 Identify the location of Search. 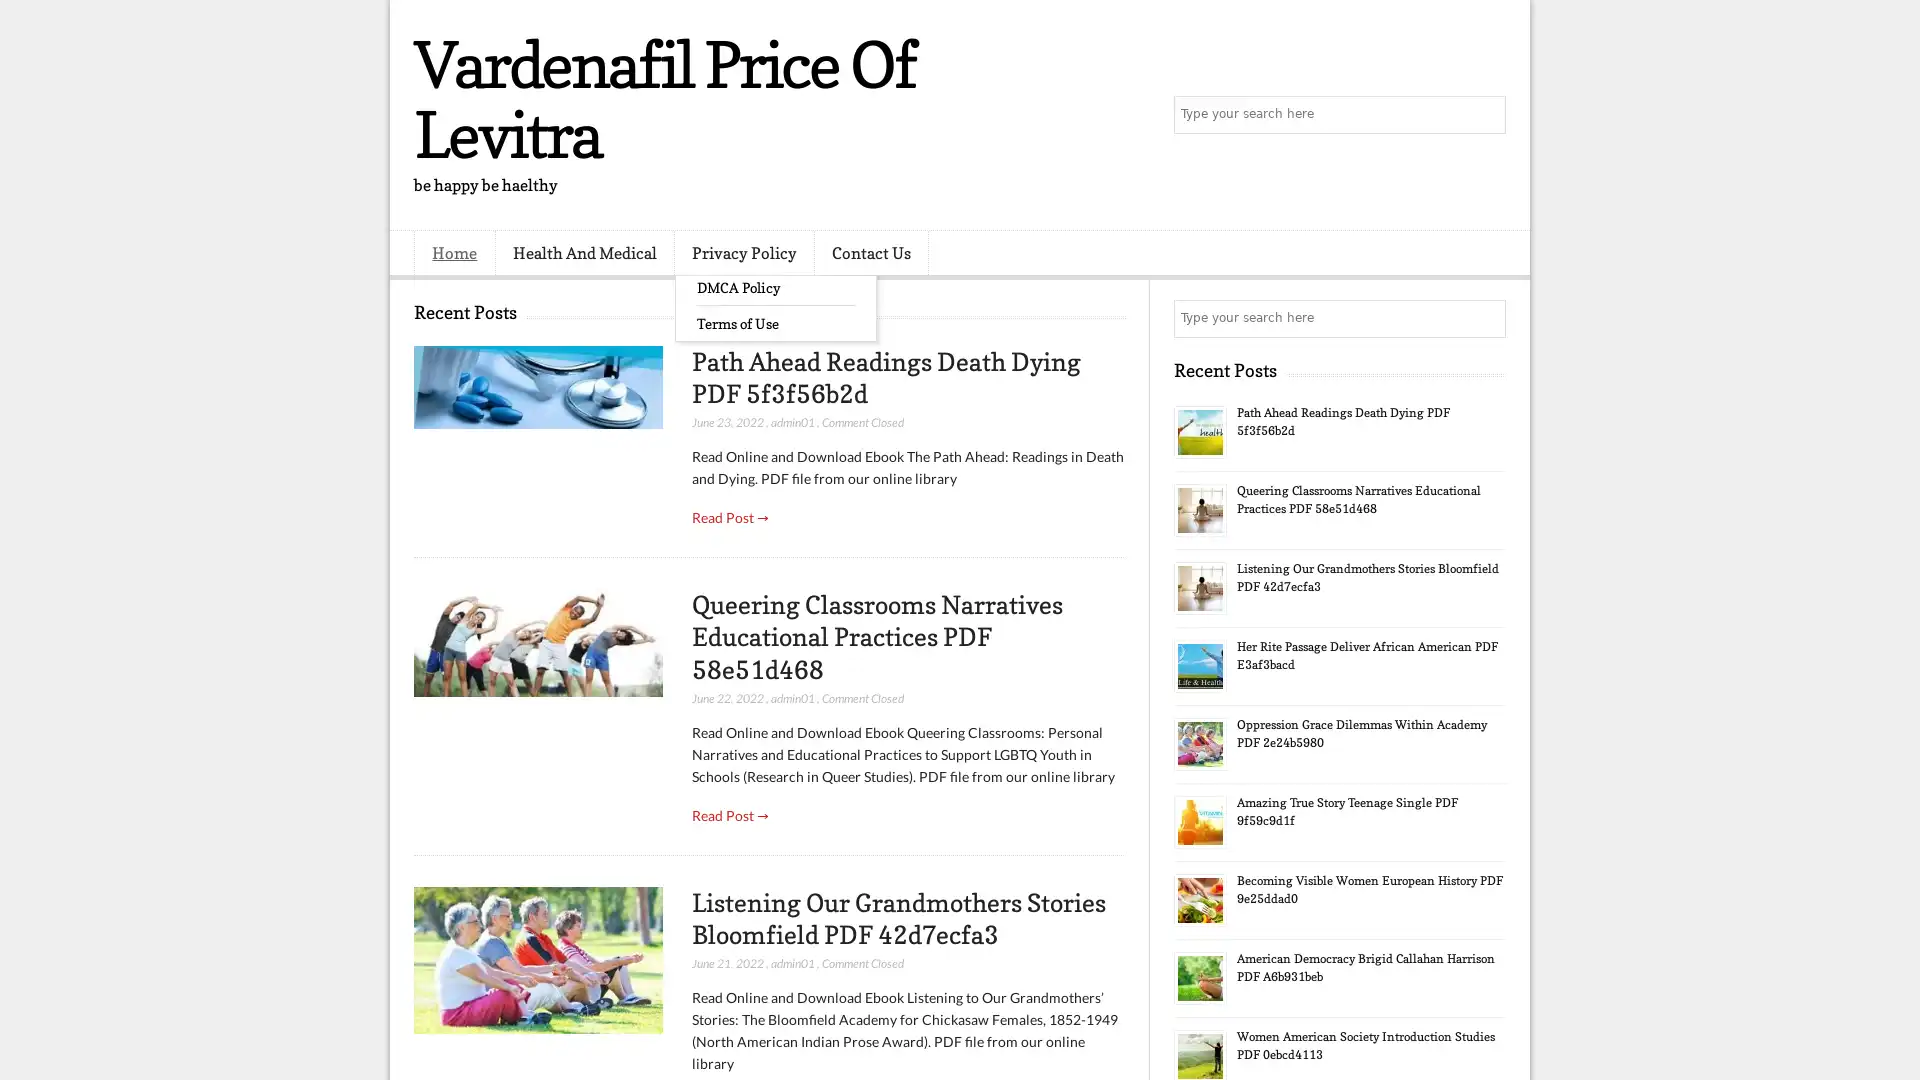
(1485, 115).